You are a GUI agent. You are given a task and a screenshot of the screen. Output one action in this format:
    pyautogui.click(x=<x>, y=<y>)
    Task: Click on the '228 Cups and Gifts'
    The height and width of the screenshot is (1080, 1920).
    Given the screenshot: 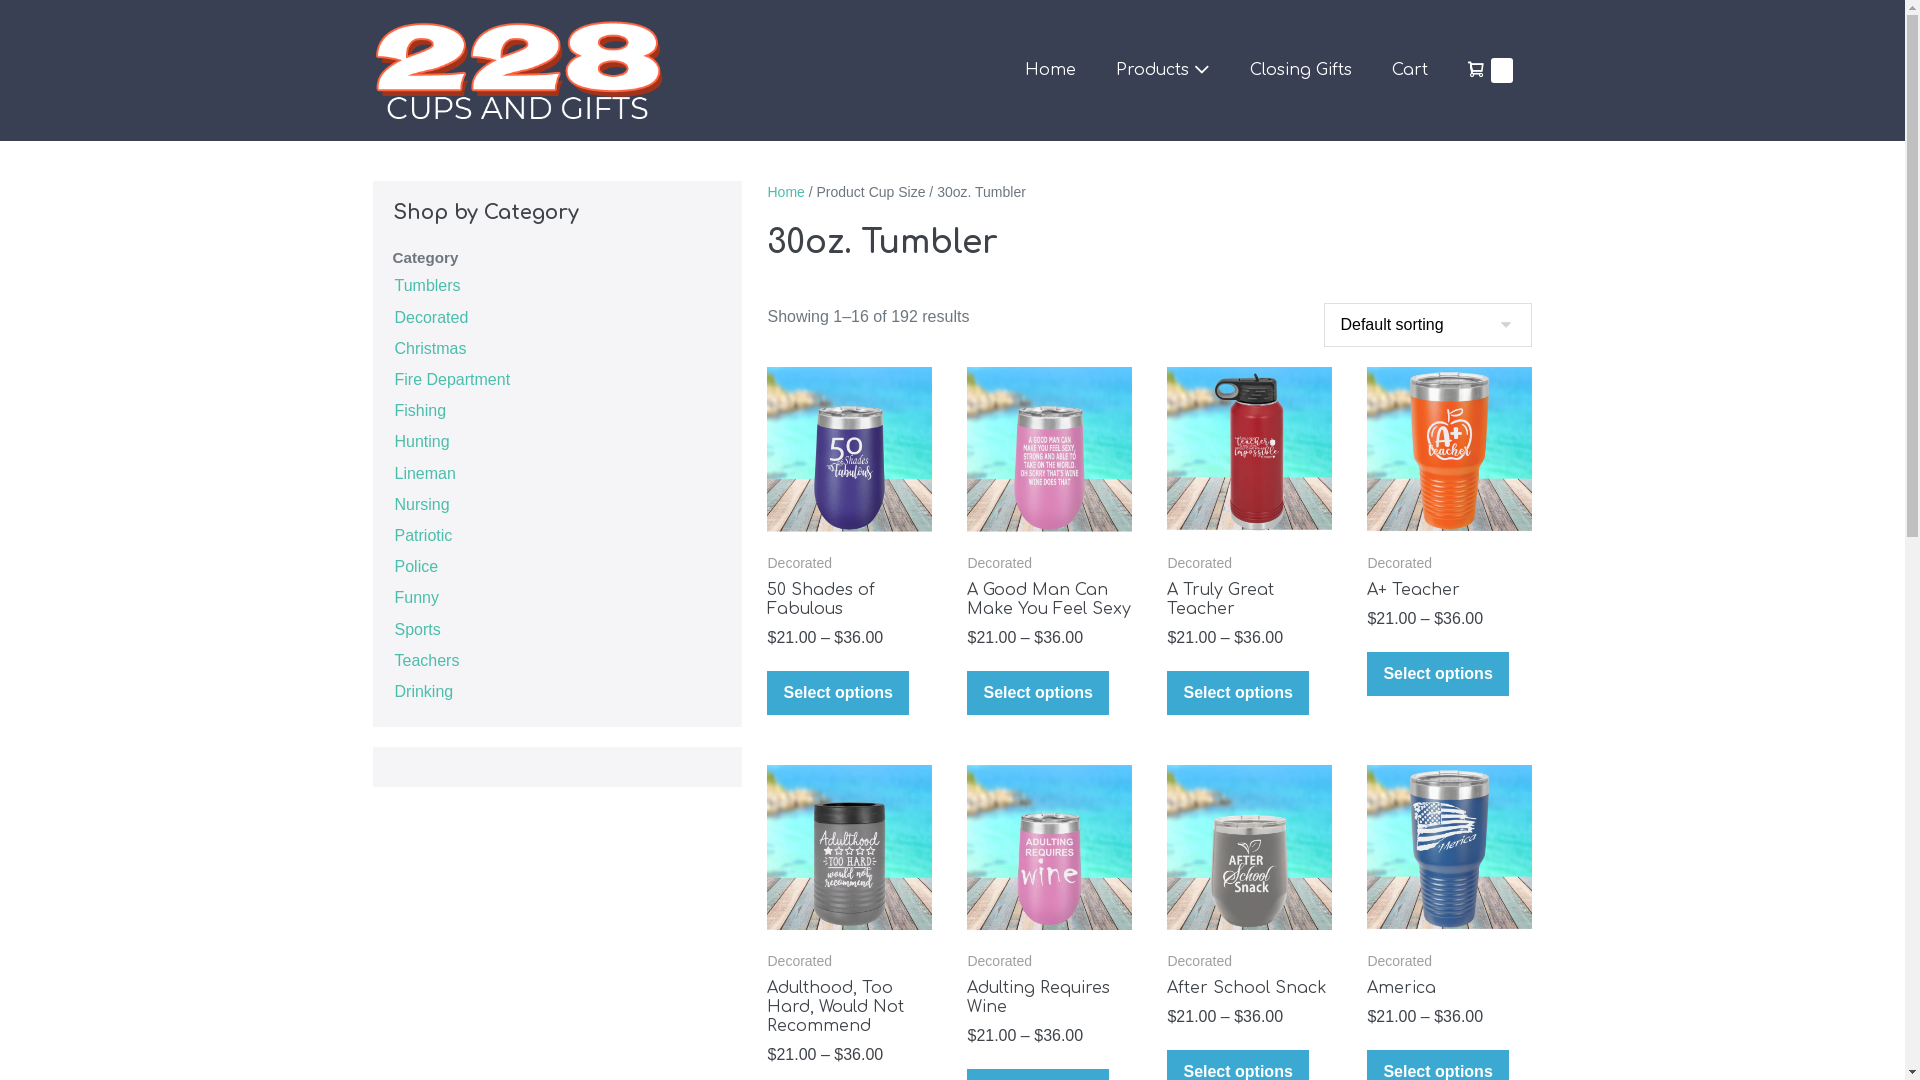 What is the action you would take?
    pyautogui.click(x=517, y=69)
    